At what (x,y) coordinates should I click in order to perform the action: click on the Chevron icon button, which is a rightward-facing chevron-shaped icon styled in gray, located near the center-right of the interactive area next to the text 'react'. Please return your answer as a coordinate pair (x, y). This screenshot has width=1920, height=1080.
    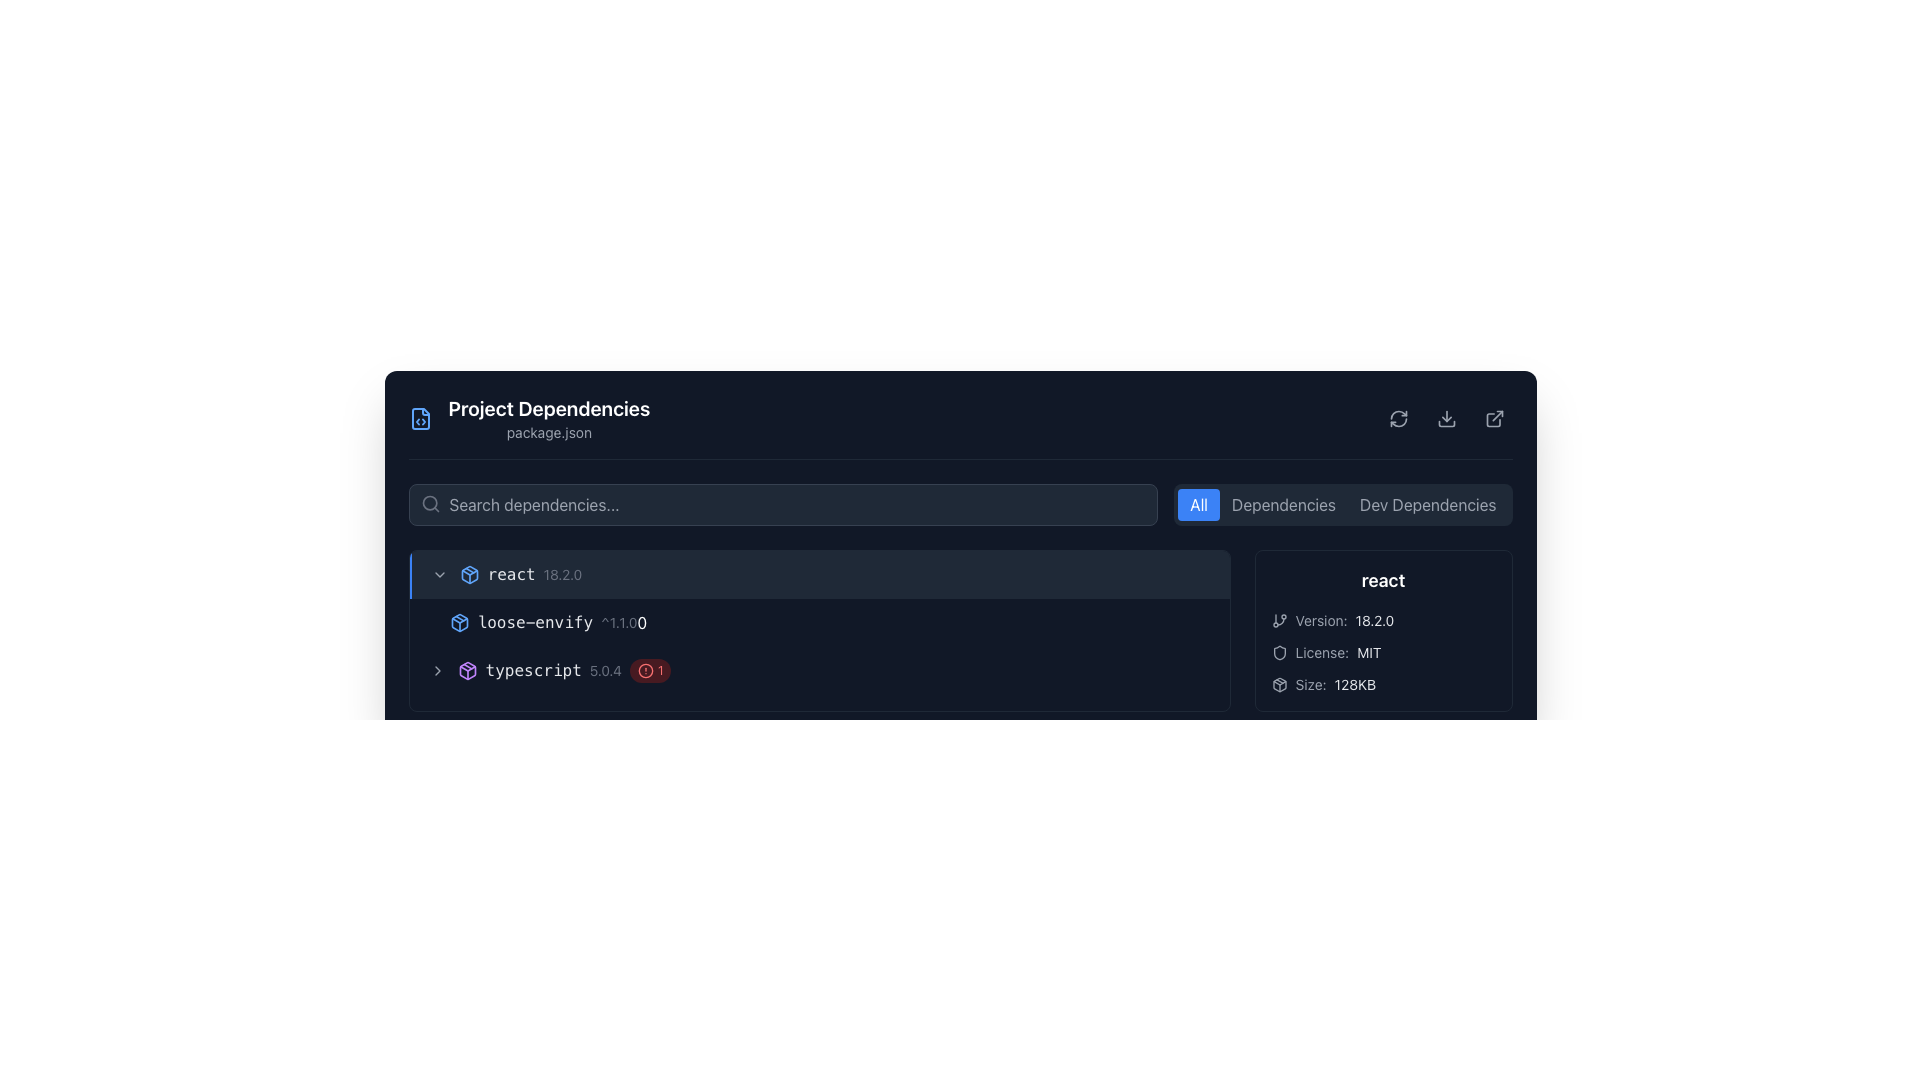
    Looking at the image, I should click on (436, 671).